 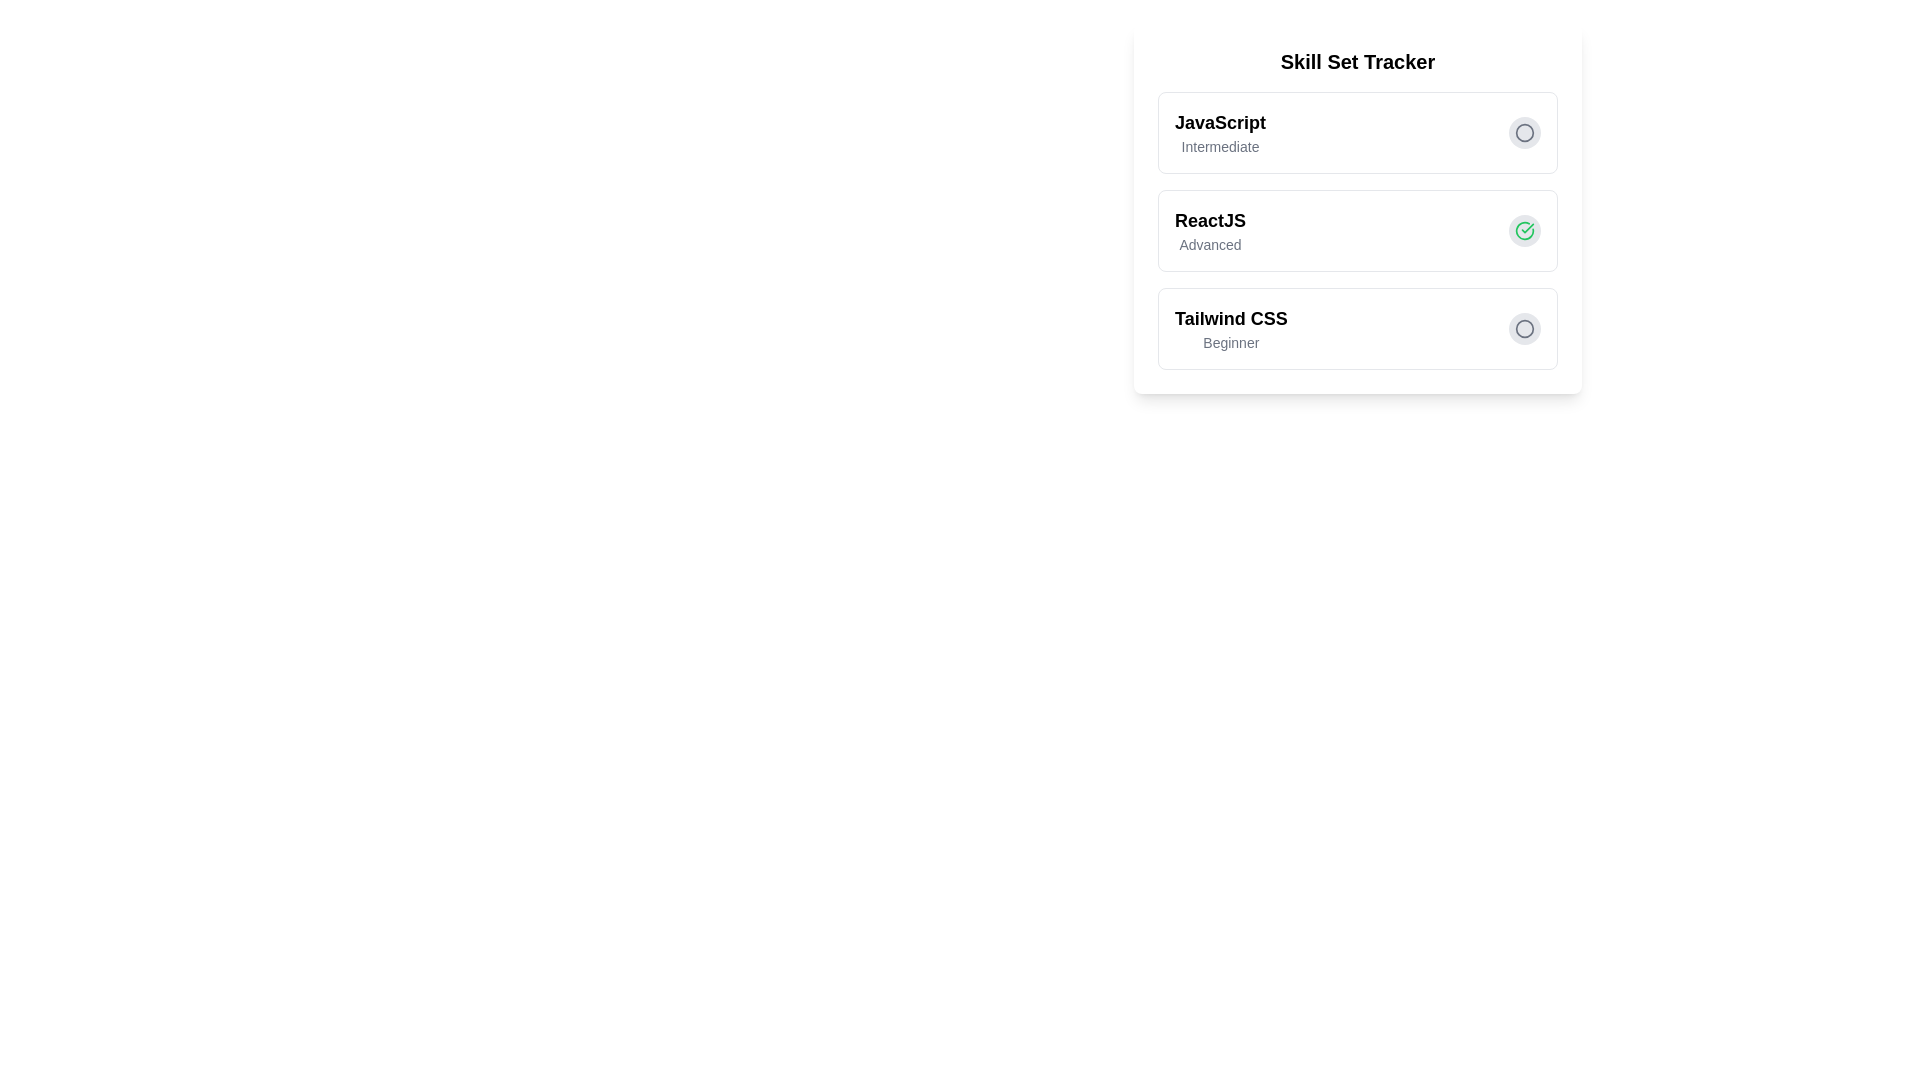 What do you see at coordinates (1209, 244) in the screenshot?
I see `the static text display indicating the proficiency level of the skill 'ReactJS', which shows 'Advanced'` at bounding box center [1209, 244].